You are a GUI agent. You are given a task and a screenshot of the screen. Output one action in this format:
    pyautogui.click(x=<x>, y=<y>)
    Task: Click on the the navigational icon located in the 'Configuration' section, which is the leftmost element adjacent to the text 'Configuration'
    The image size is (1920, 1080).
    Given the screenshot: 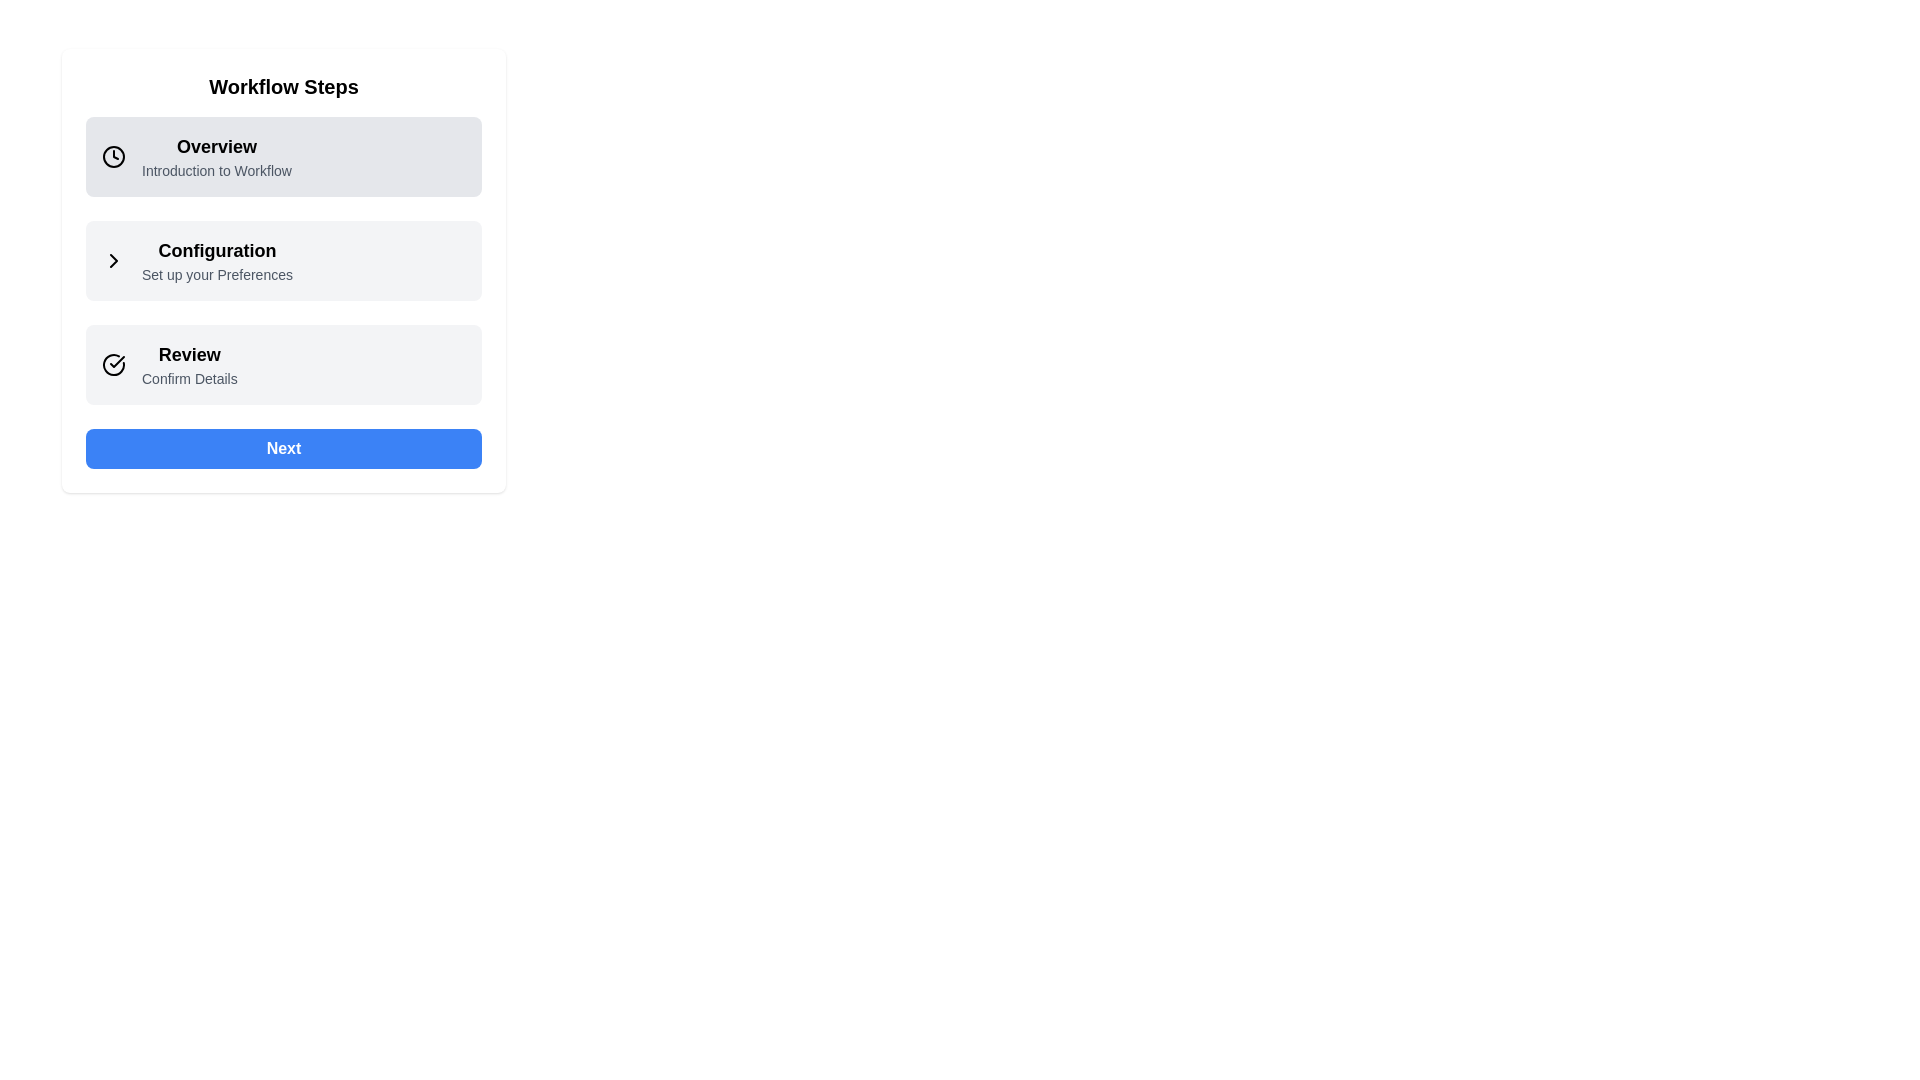 What is the action you would take?
    pyautogui.click(x=120, y=260)
    